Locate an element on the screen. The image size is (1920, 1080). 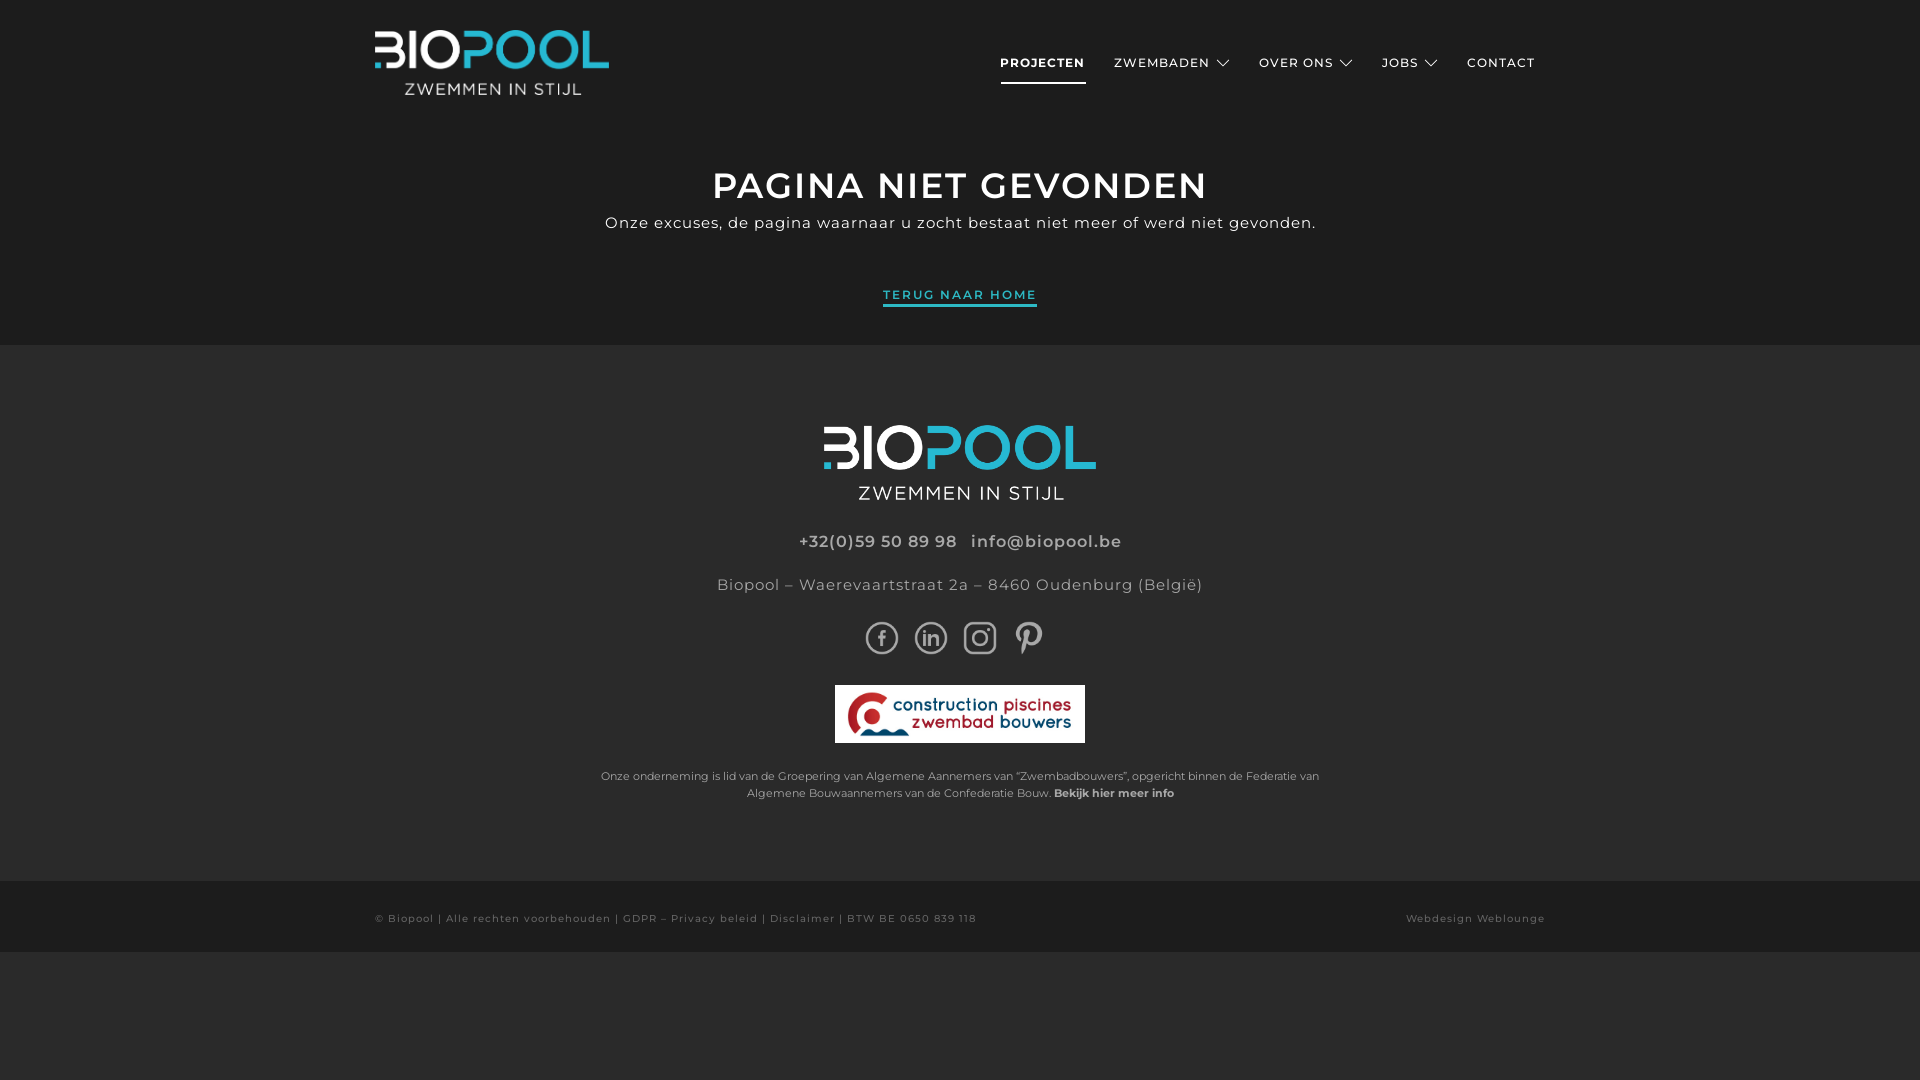
'PROJECTEN' is located at coordinates (1041, 61).